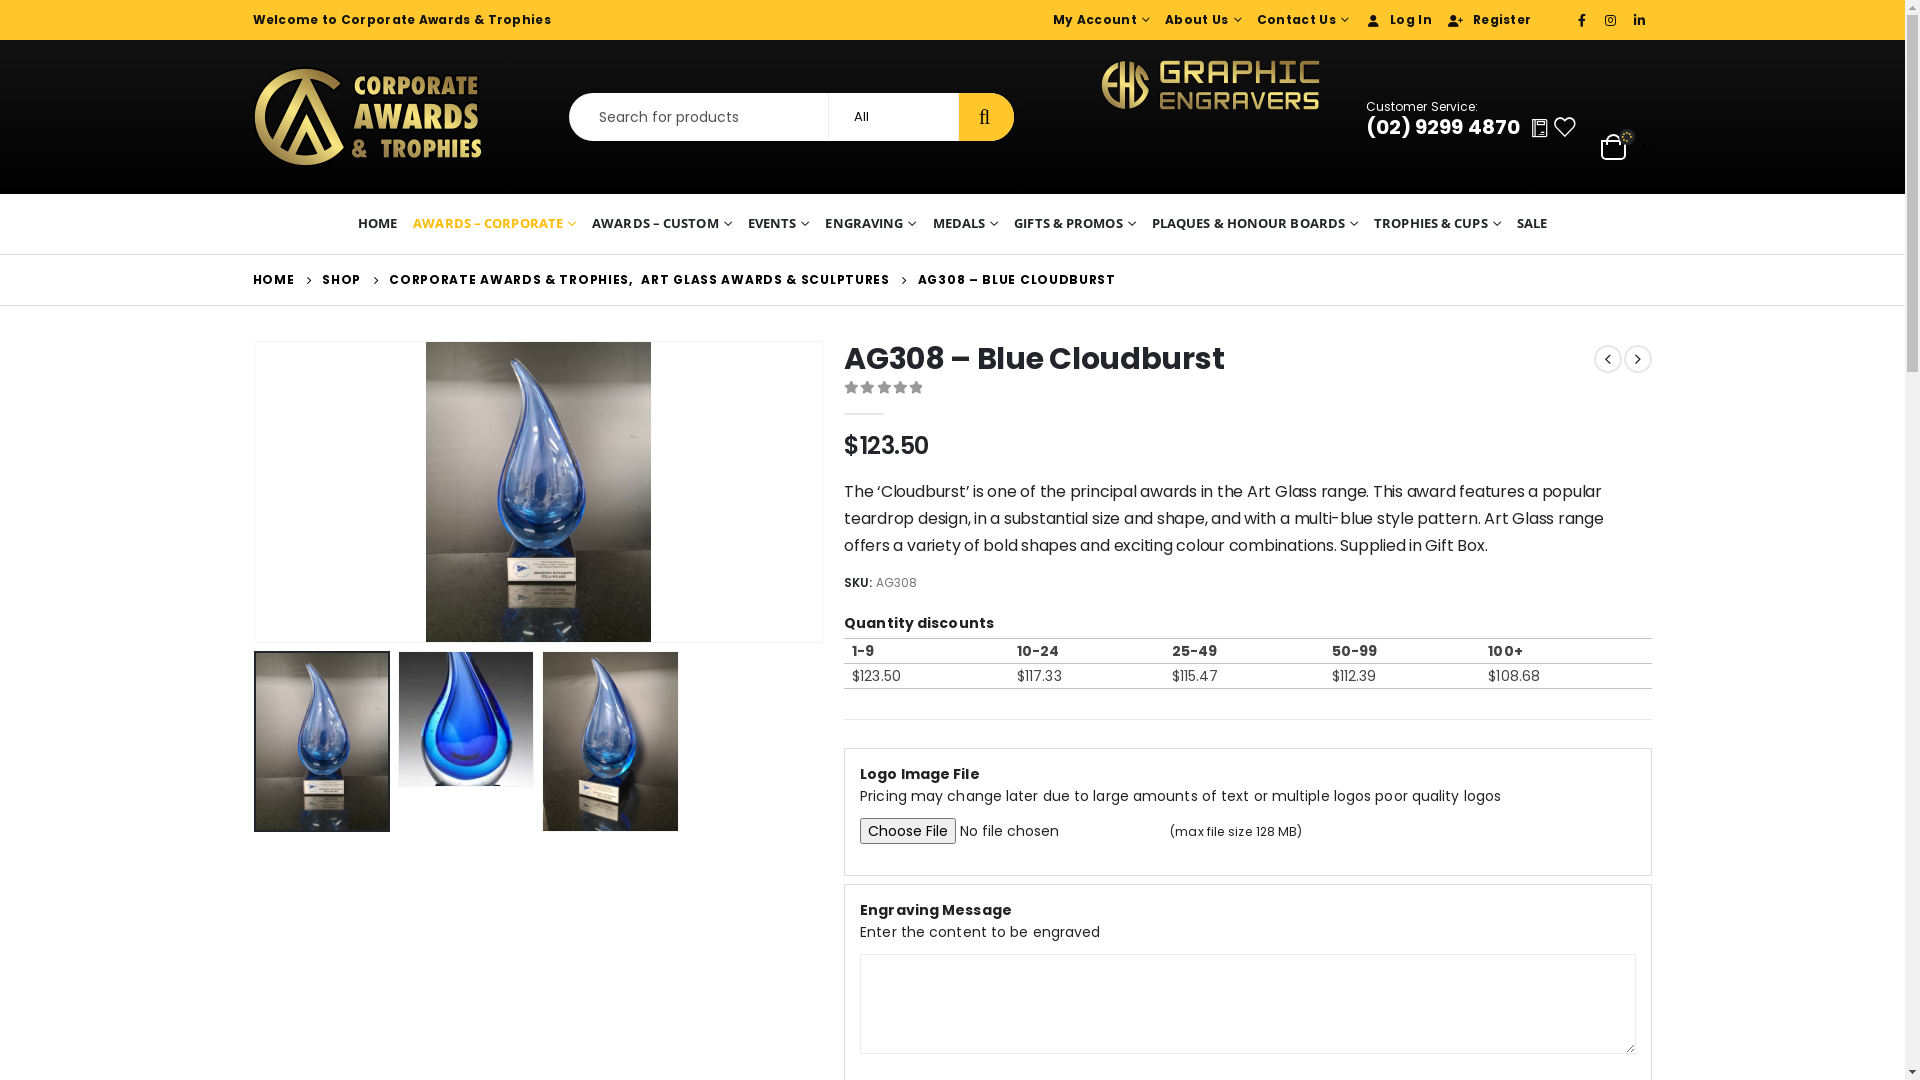  What do you see at coordinates (777, 223) in the screenshot?
I see `'EVENTS'` at bounding box center [777, 223].